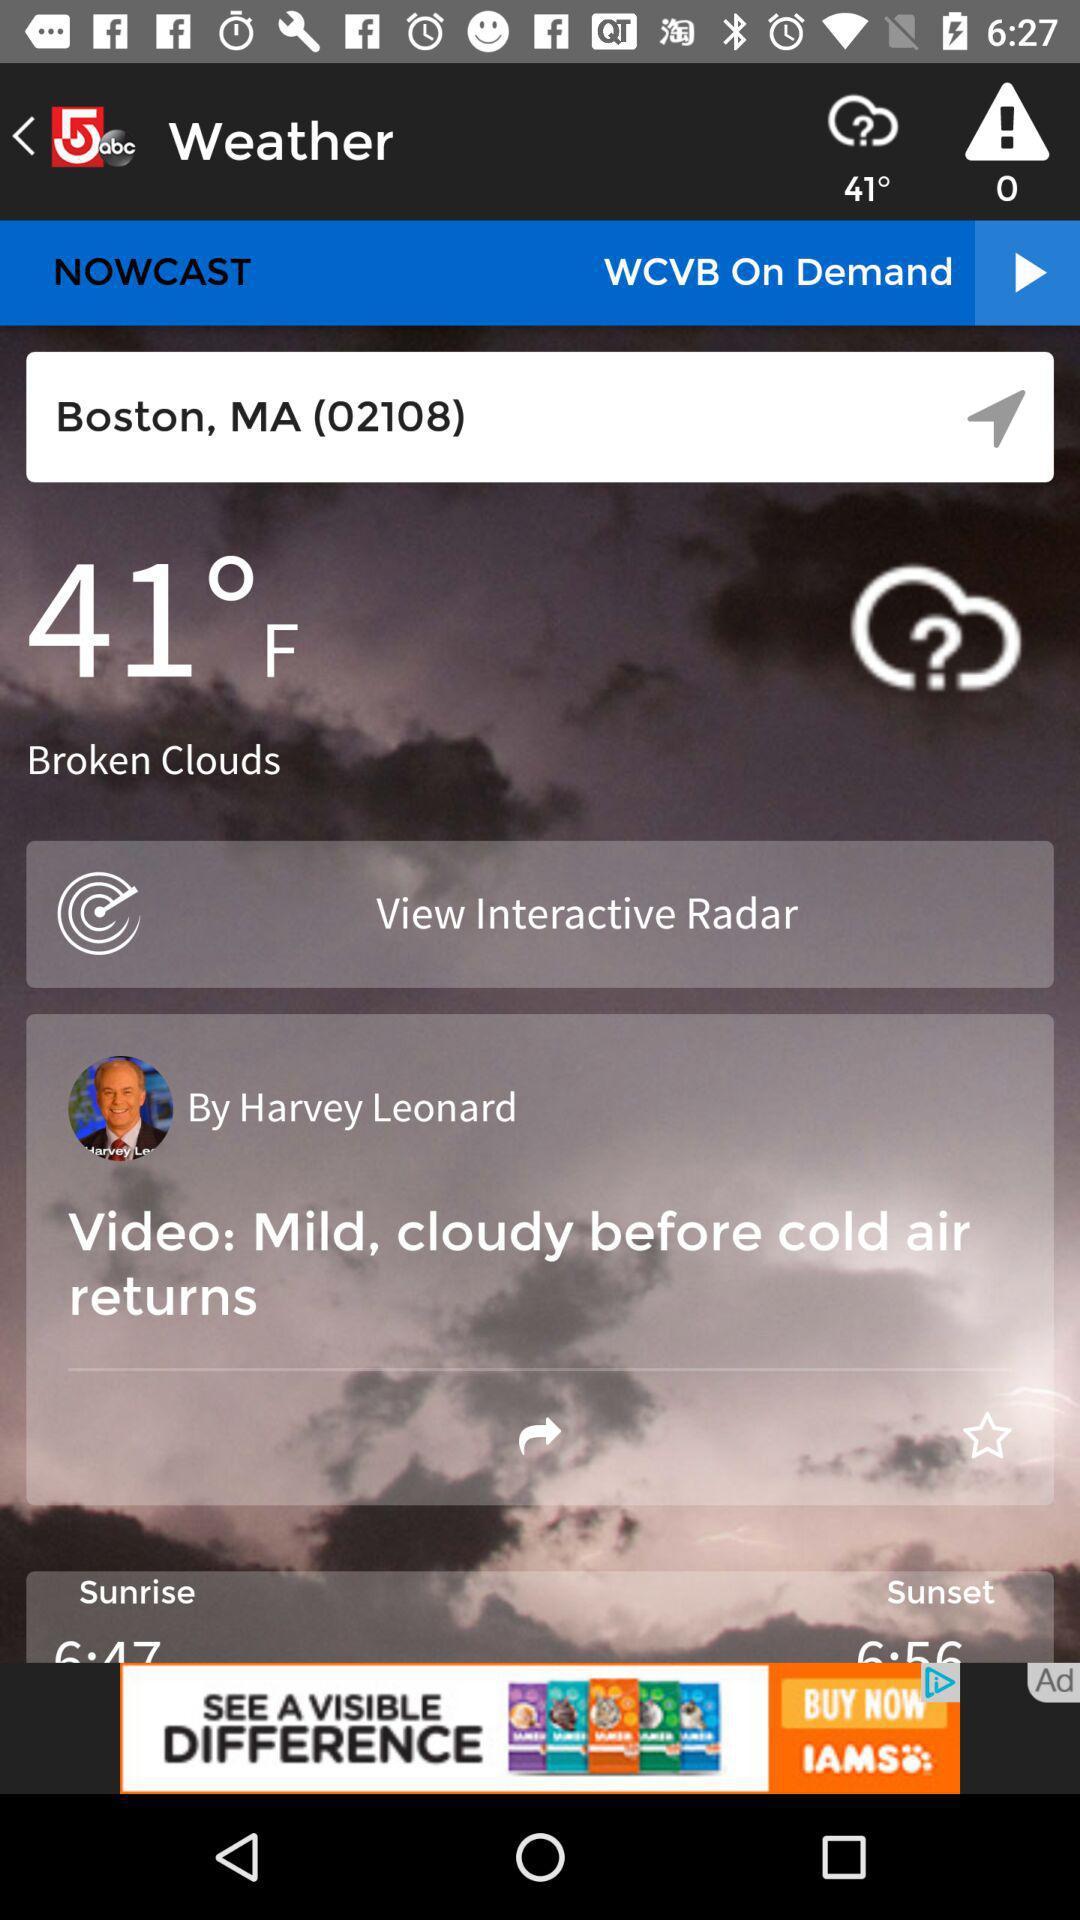 The image size is (1080, 1920). I want to click on ad, so click(1052, 1682).